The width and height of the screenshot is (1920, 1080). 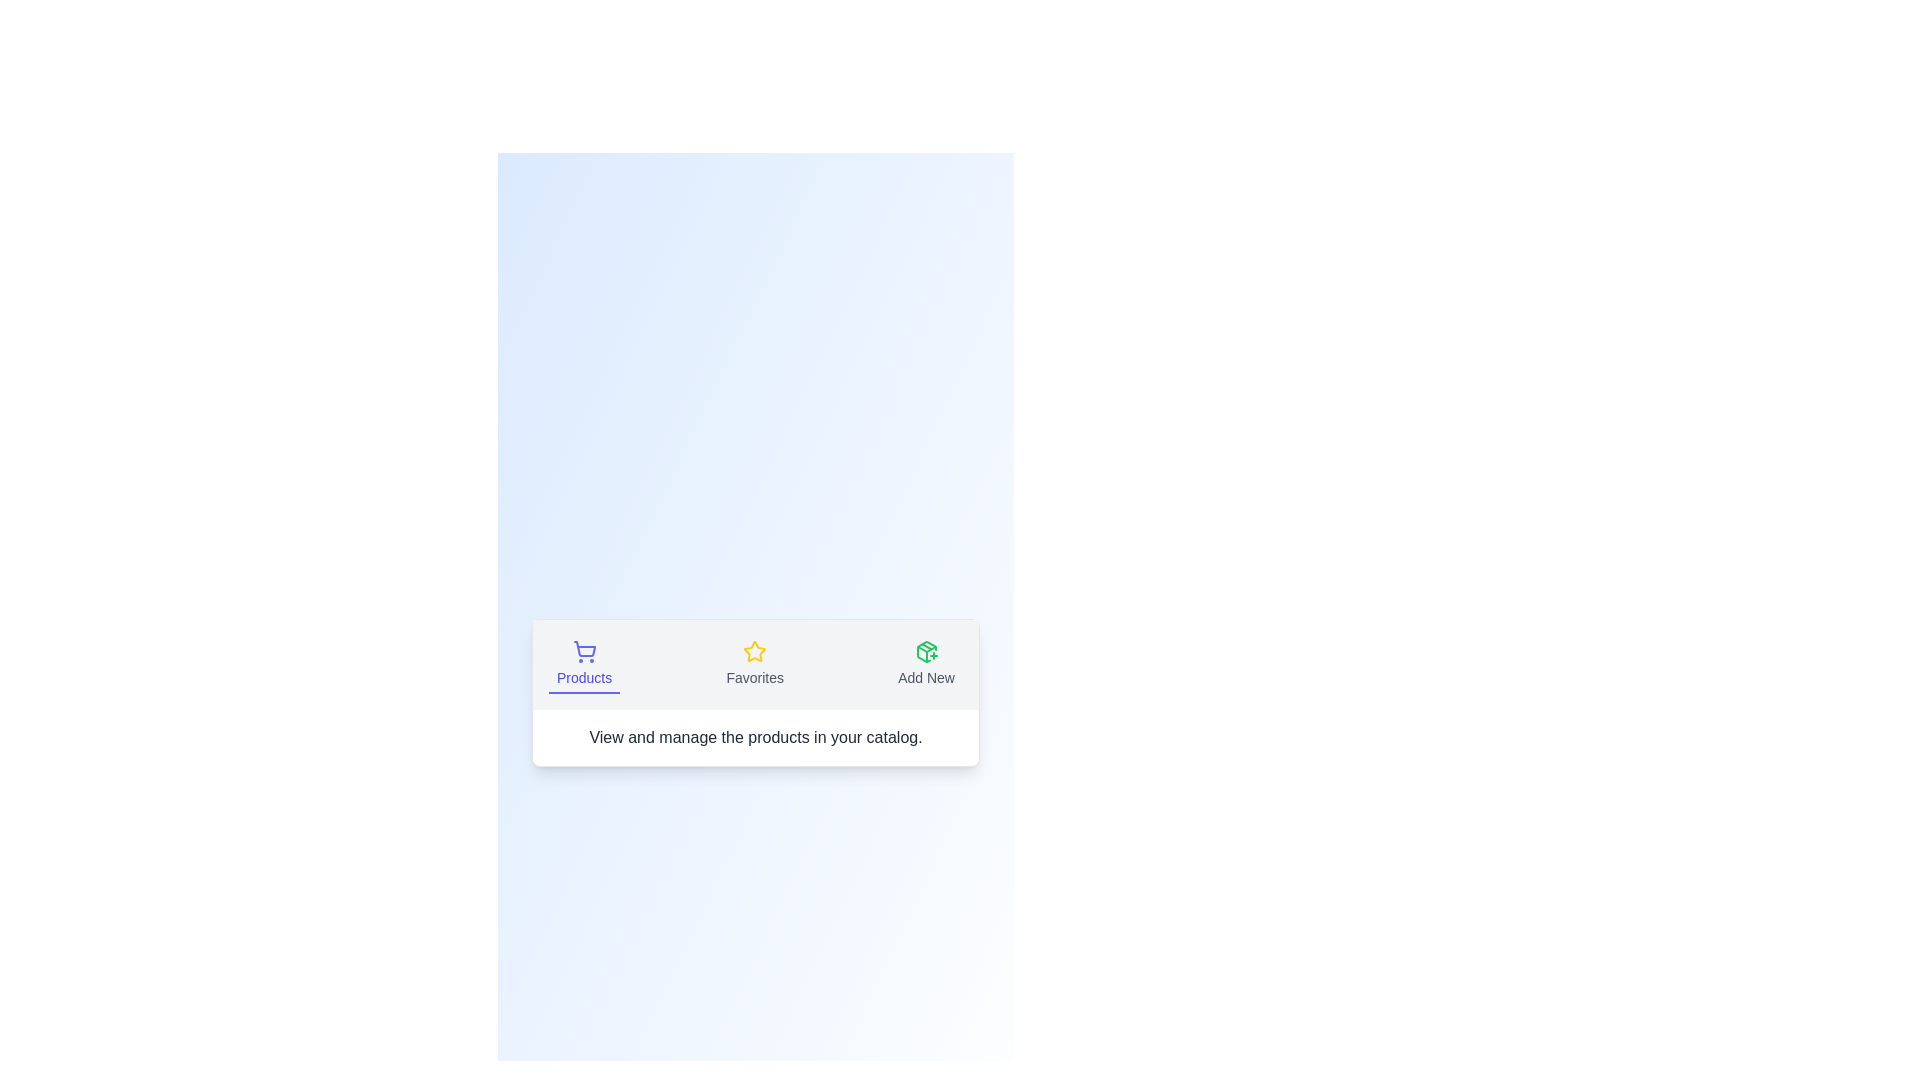 I want to click on the content displayed below the active tab, so click(x=754, y=737).